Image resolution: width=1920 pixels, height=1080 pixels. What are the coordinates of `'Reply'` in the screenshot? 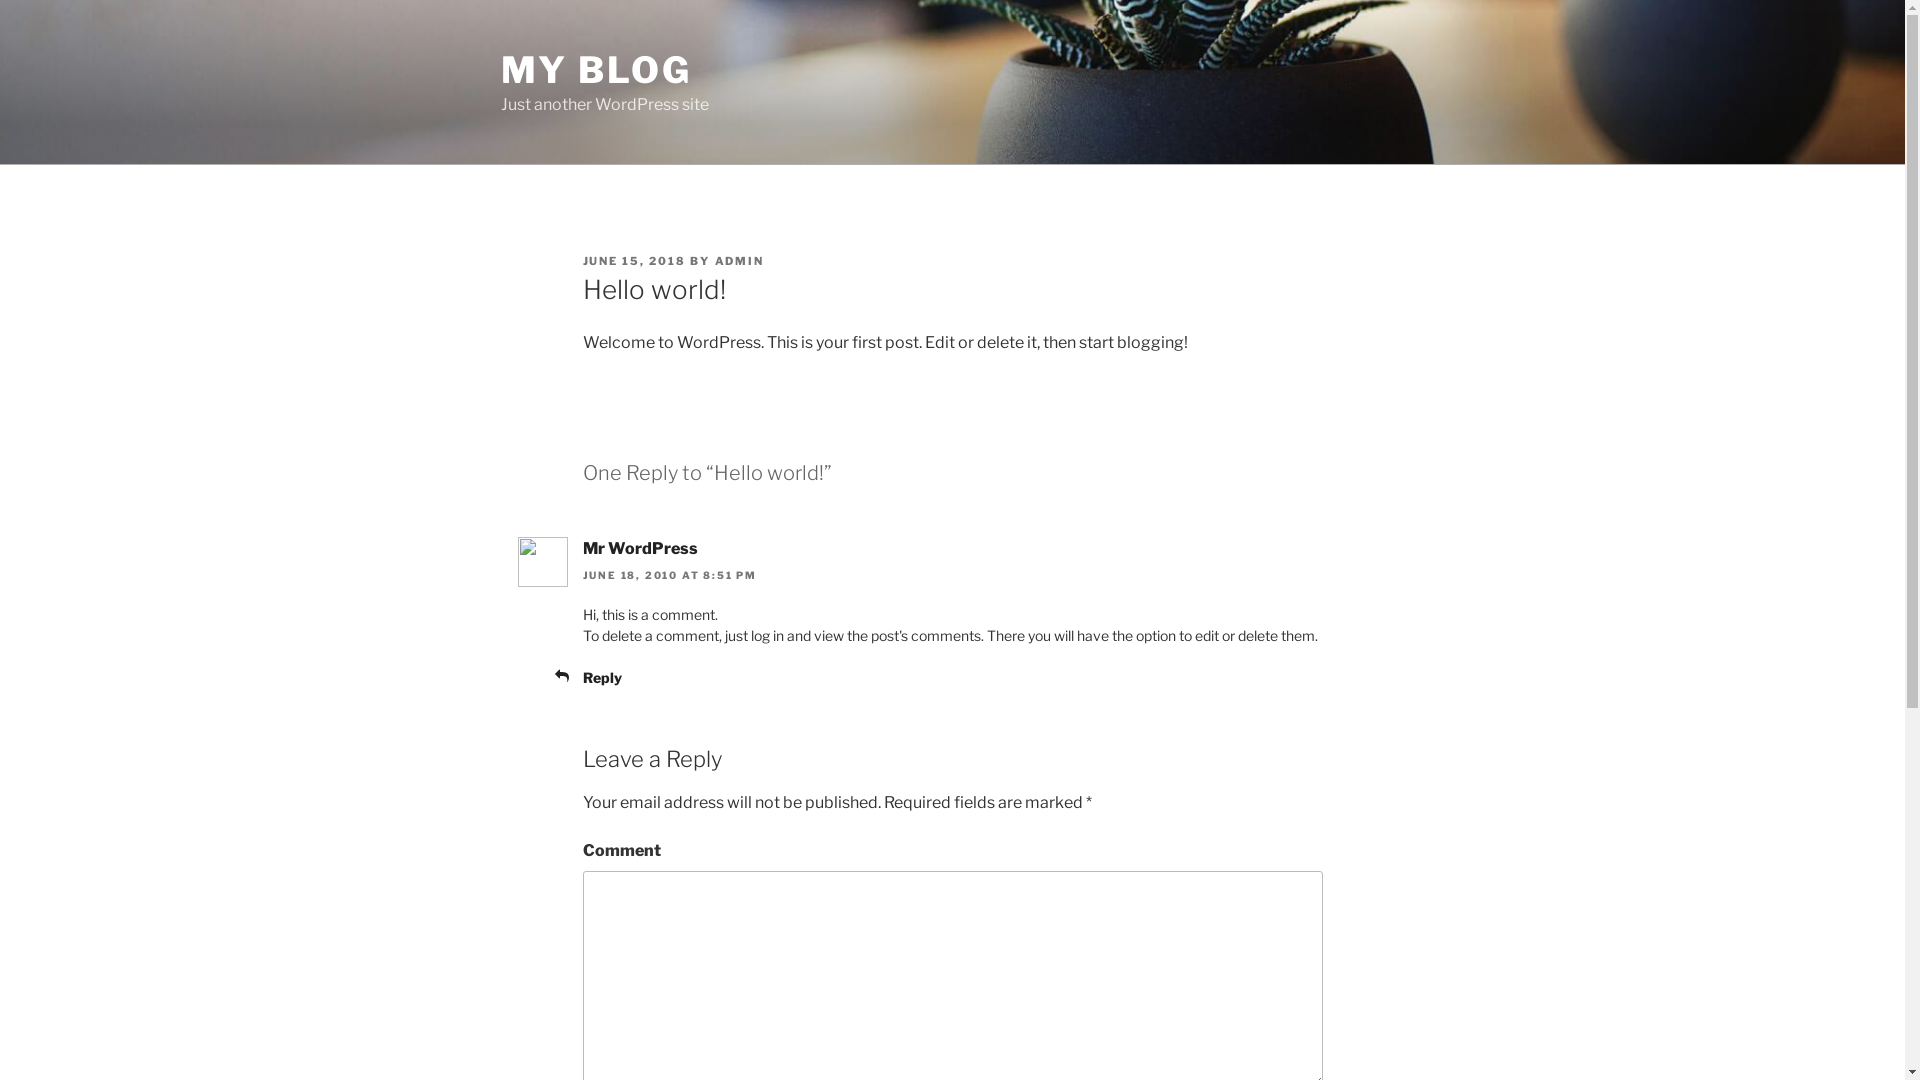 It's located at (600, 676).